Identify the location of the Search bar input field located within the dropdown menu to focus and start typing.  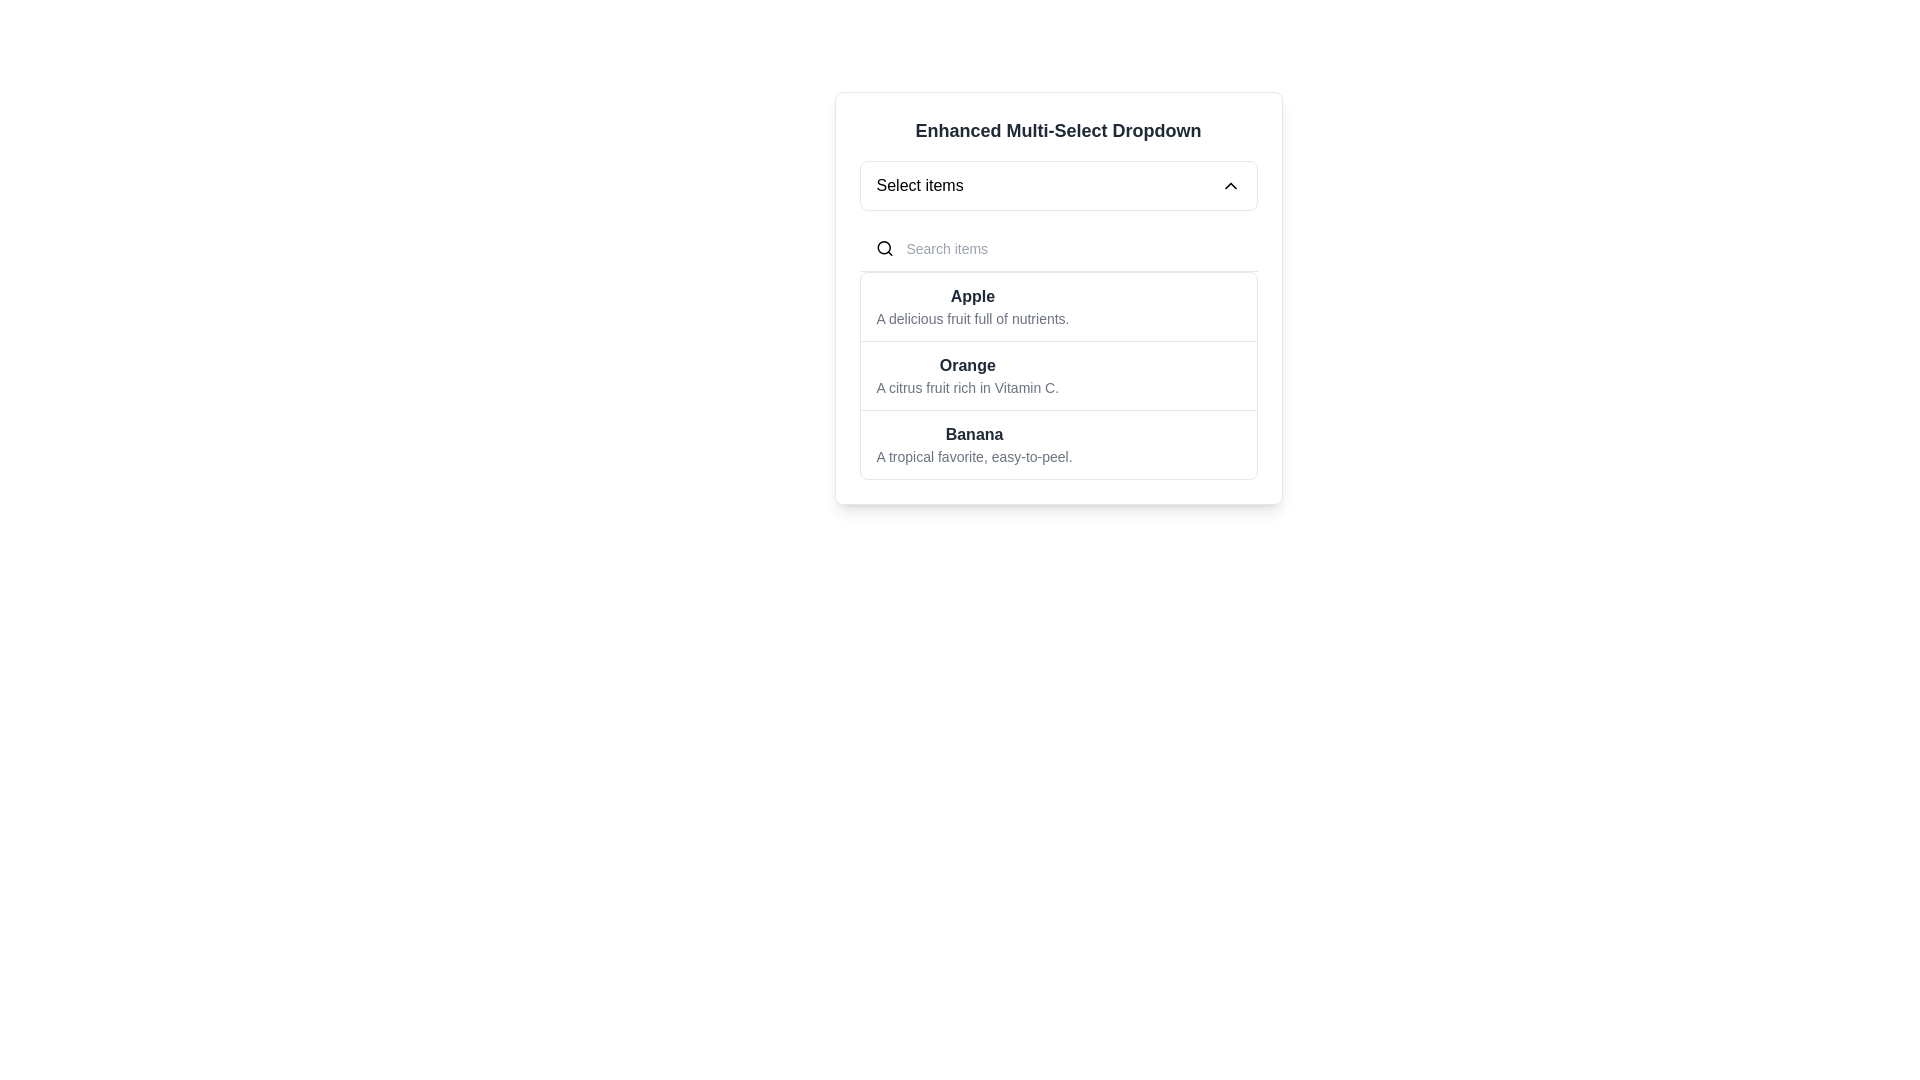
(1057, 248).